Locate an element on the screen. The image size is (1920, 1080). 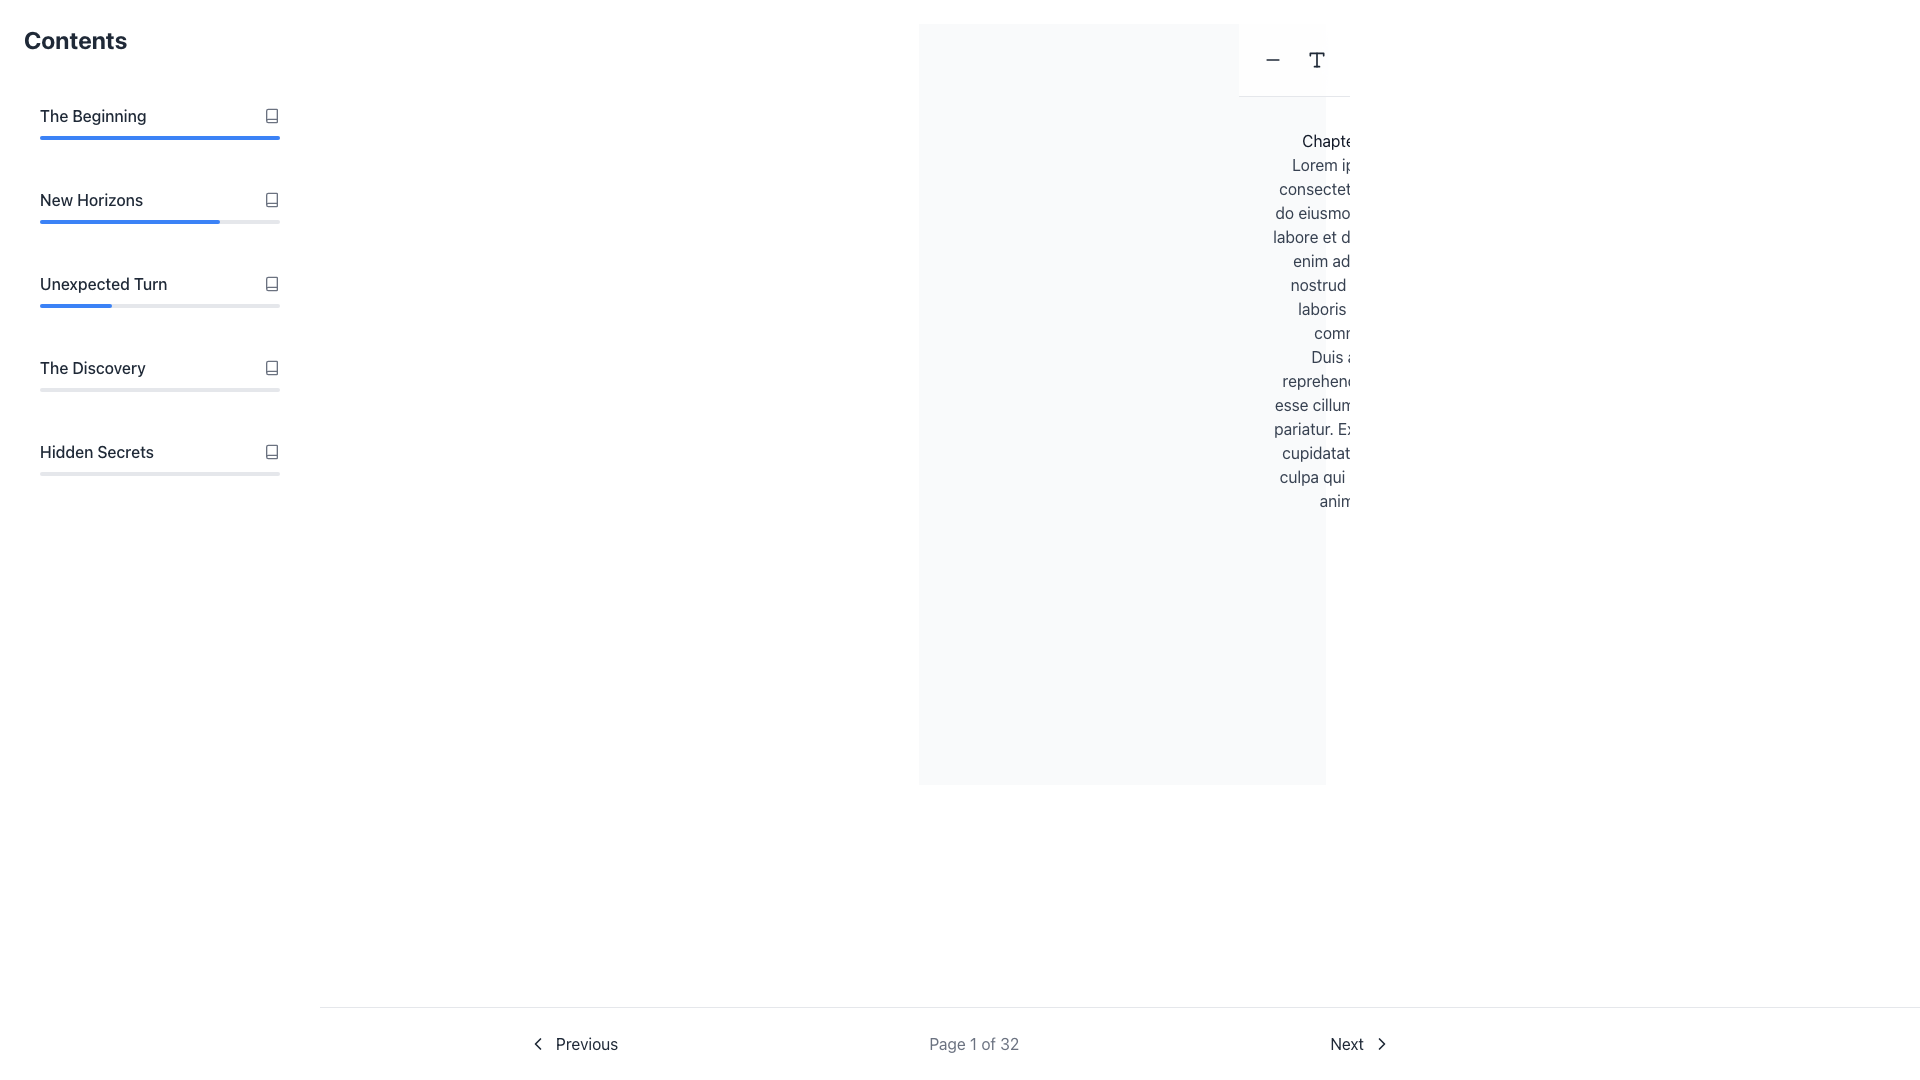
the progress bar located directly beneath the text labeled 'The Beginning', which is styled as a thin horizontal bar with rounded edges and indicates complete progress is located at coordinates (158, 137).